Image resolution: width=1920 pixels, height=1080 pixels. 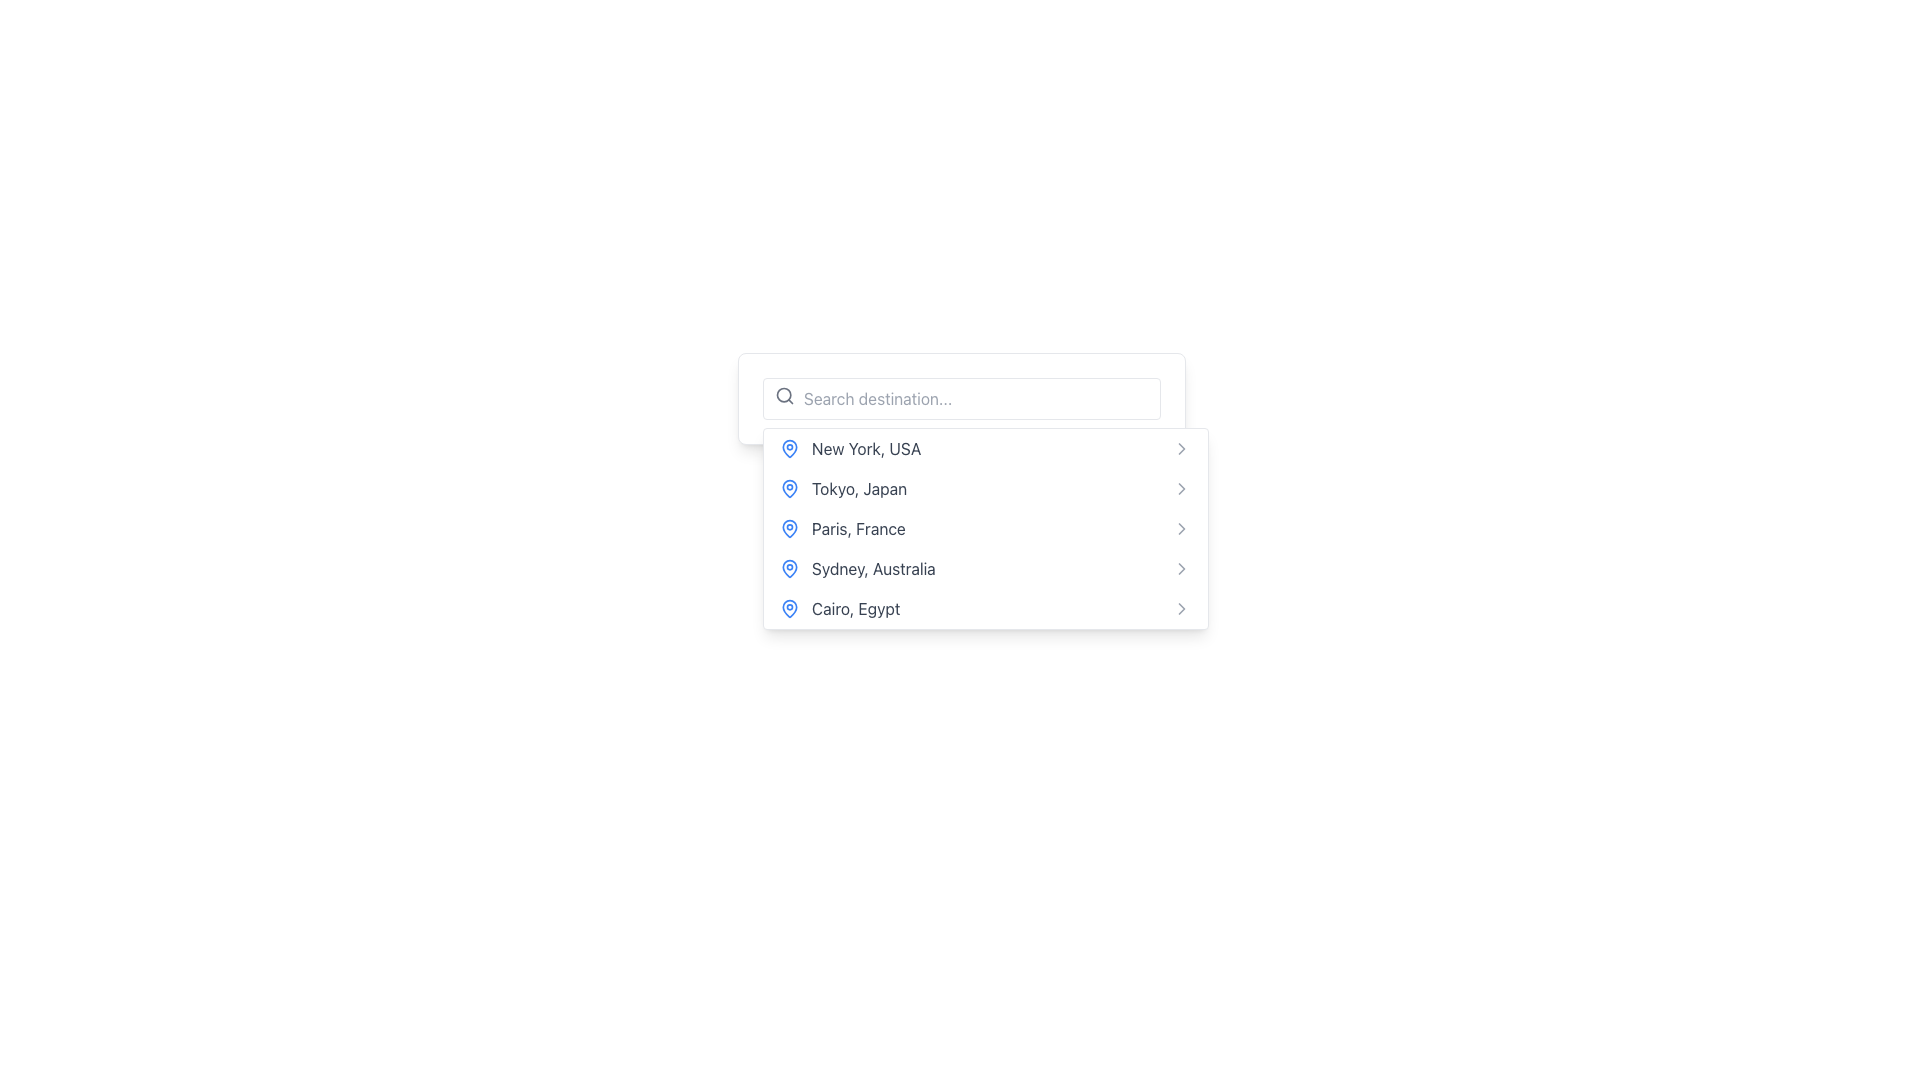 What do you see at coordinates (985, 569) in the screenshot?
I see `the list item for 'Sydney, Australia', which is the fourth item in the vertical list of locations` at bounding box center [985, 569].